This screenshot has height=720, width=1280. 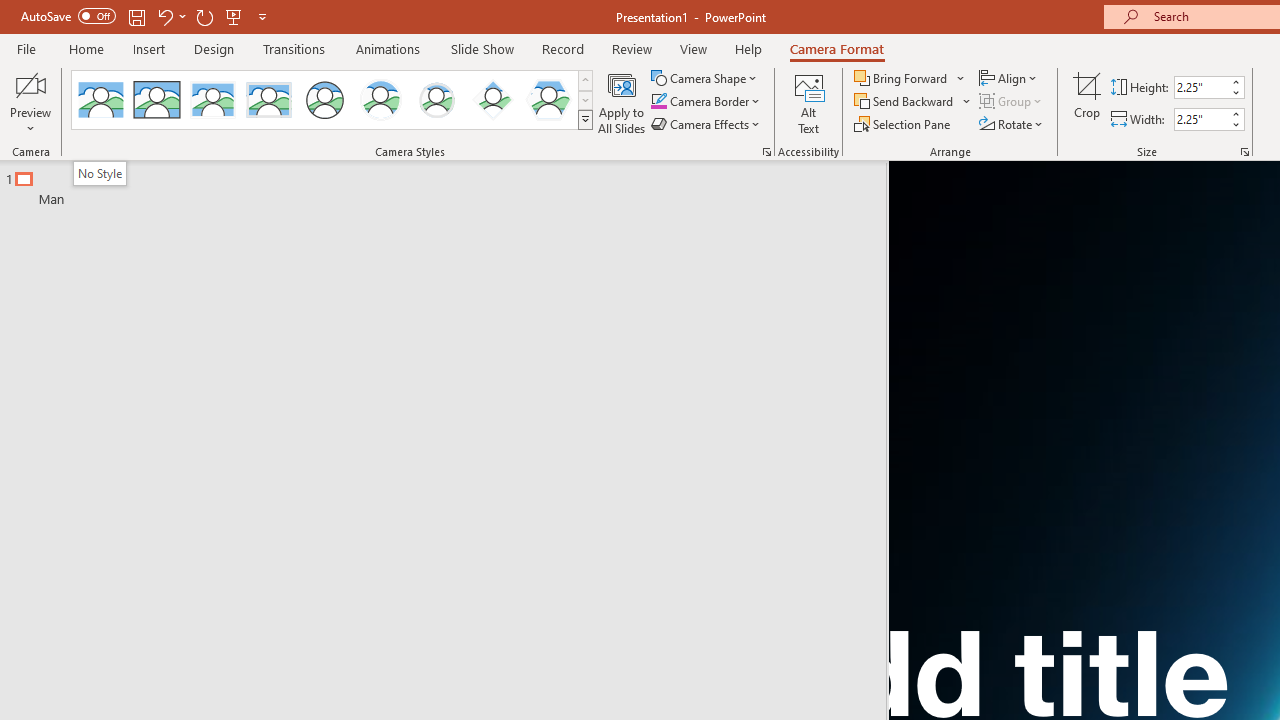 I want to click on 'Camera Shape', so click(x=705, y=77).